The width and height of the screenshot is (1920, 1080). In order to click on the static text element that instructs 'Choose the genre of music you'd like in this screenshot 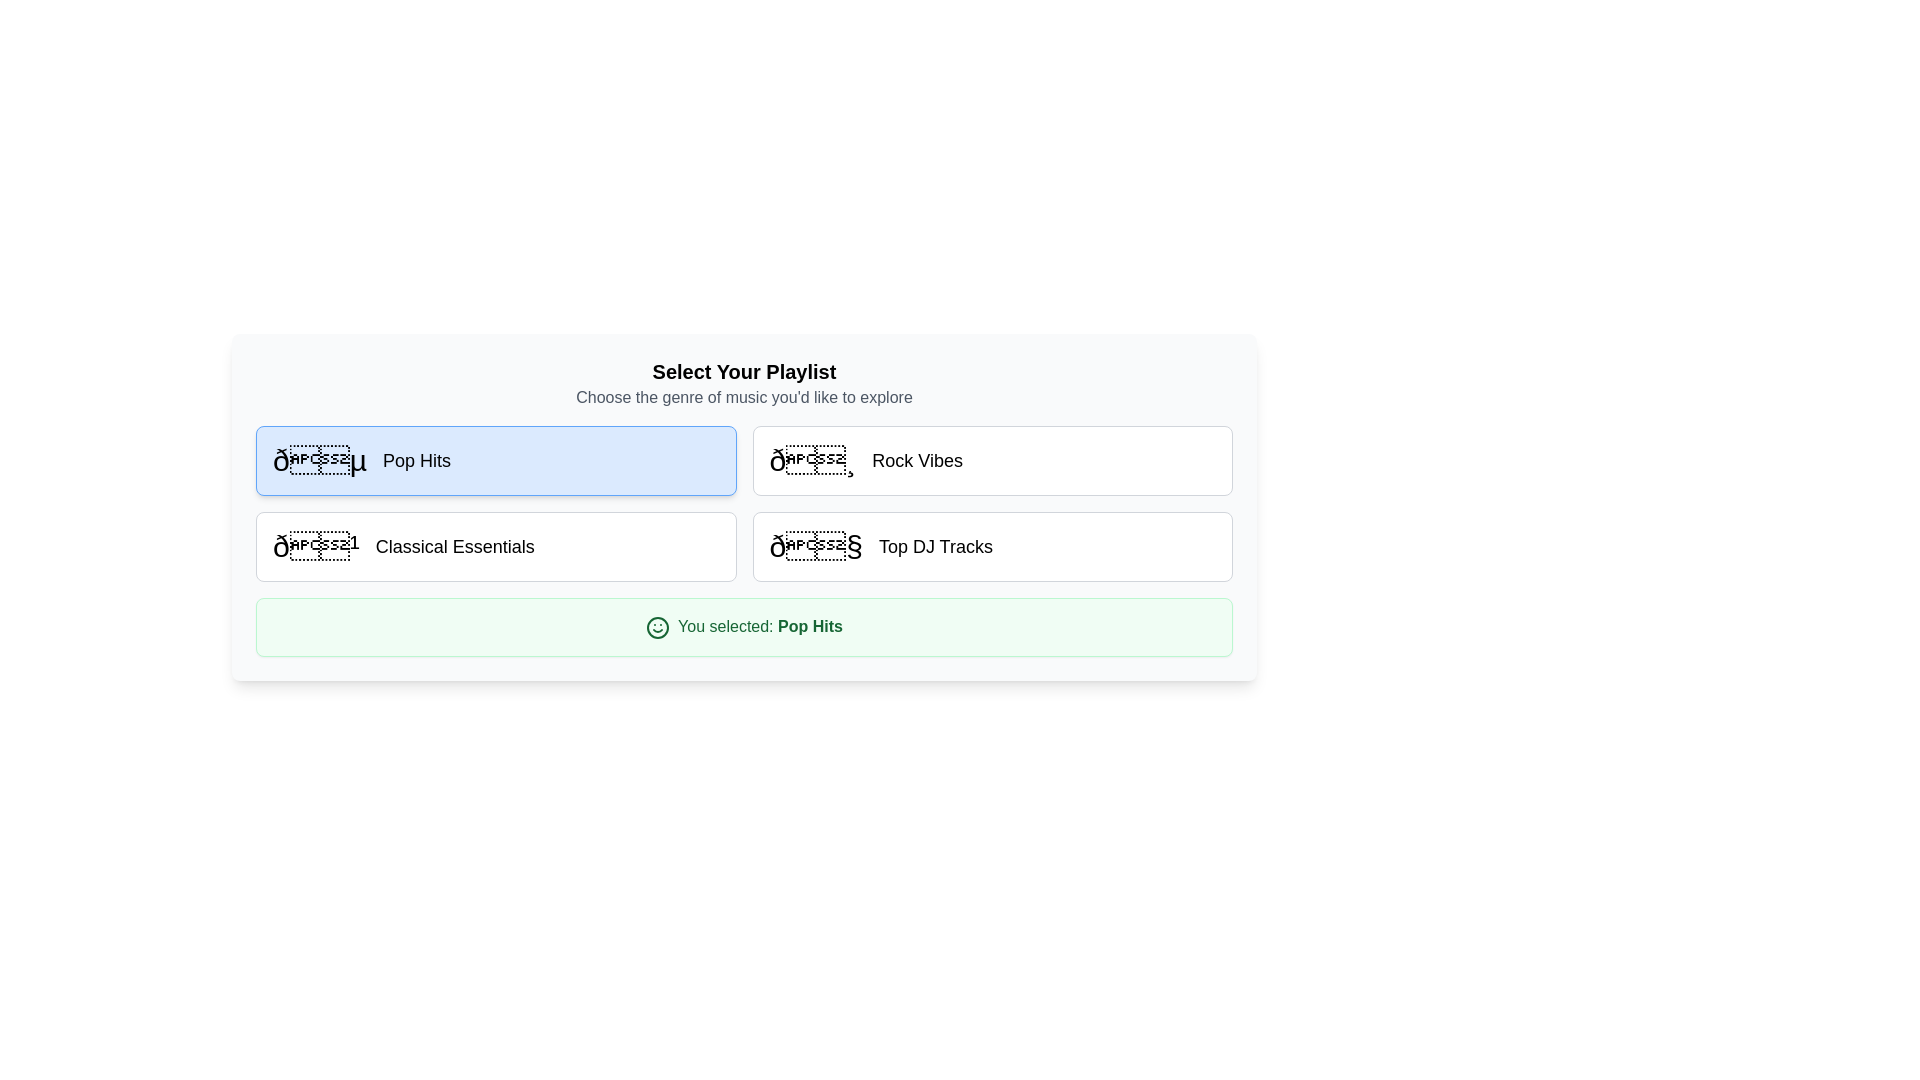, I will do `click(743, 397)`.